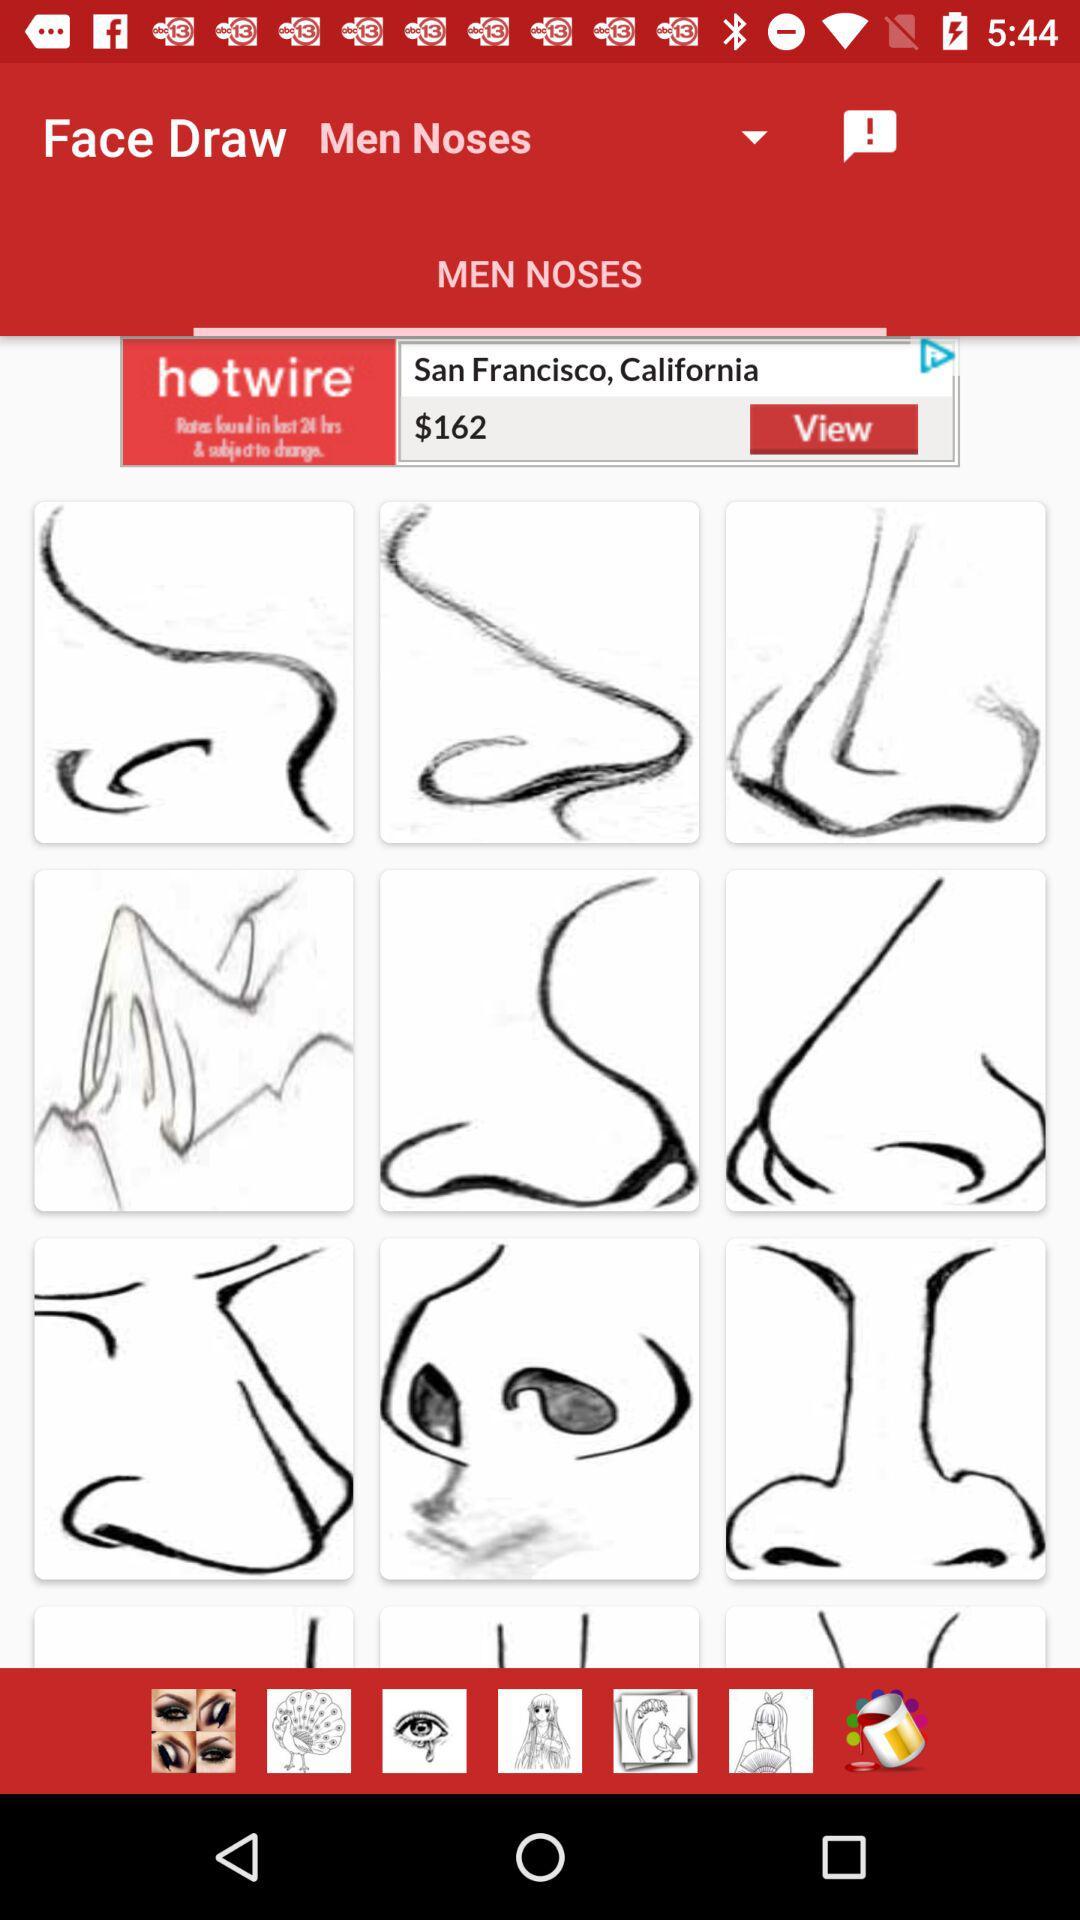  Describe the element at coordinates (540, 400) in the screenshot. I see `the picture` at that location.